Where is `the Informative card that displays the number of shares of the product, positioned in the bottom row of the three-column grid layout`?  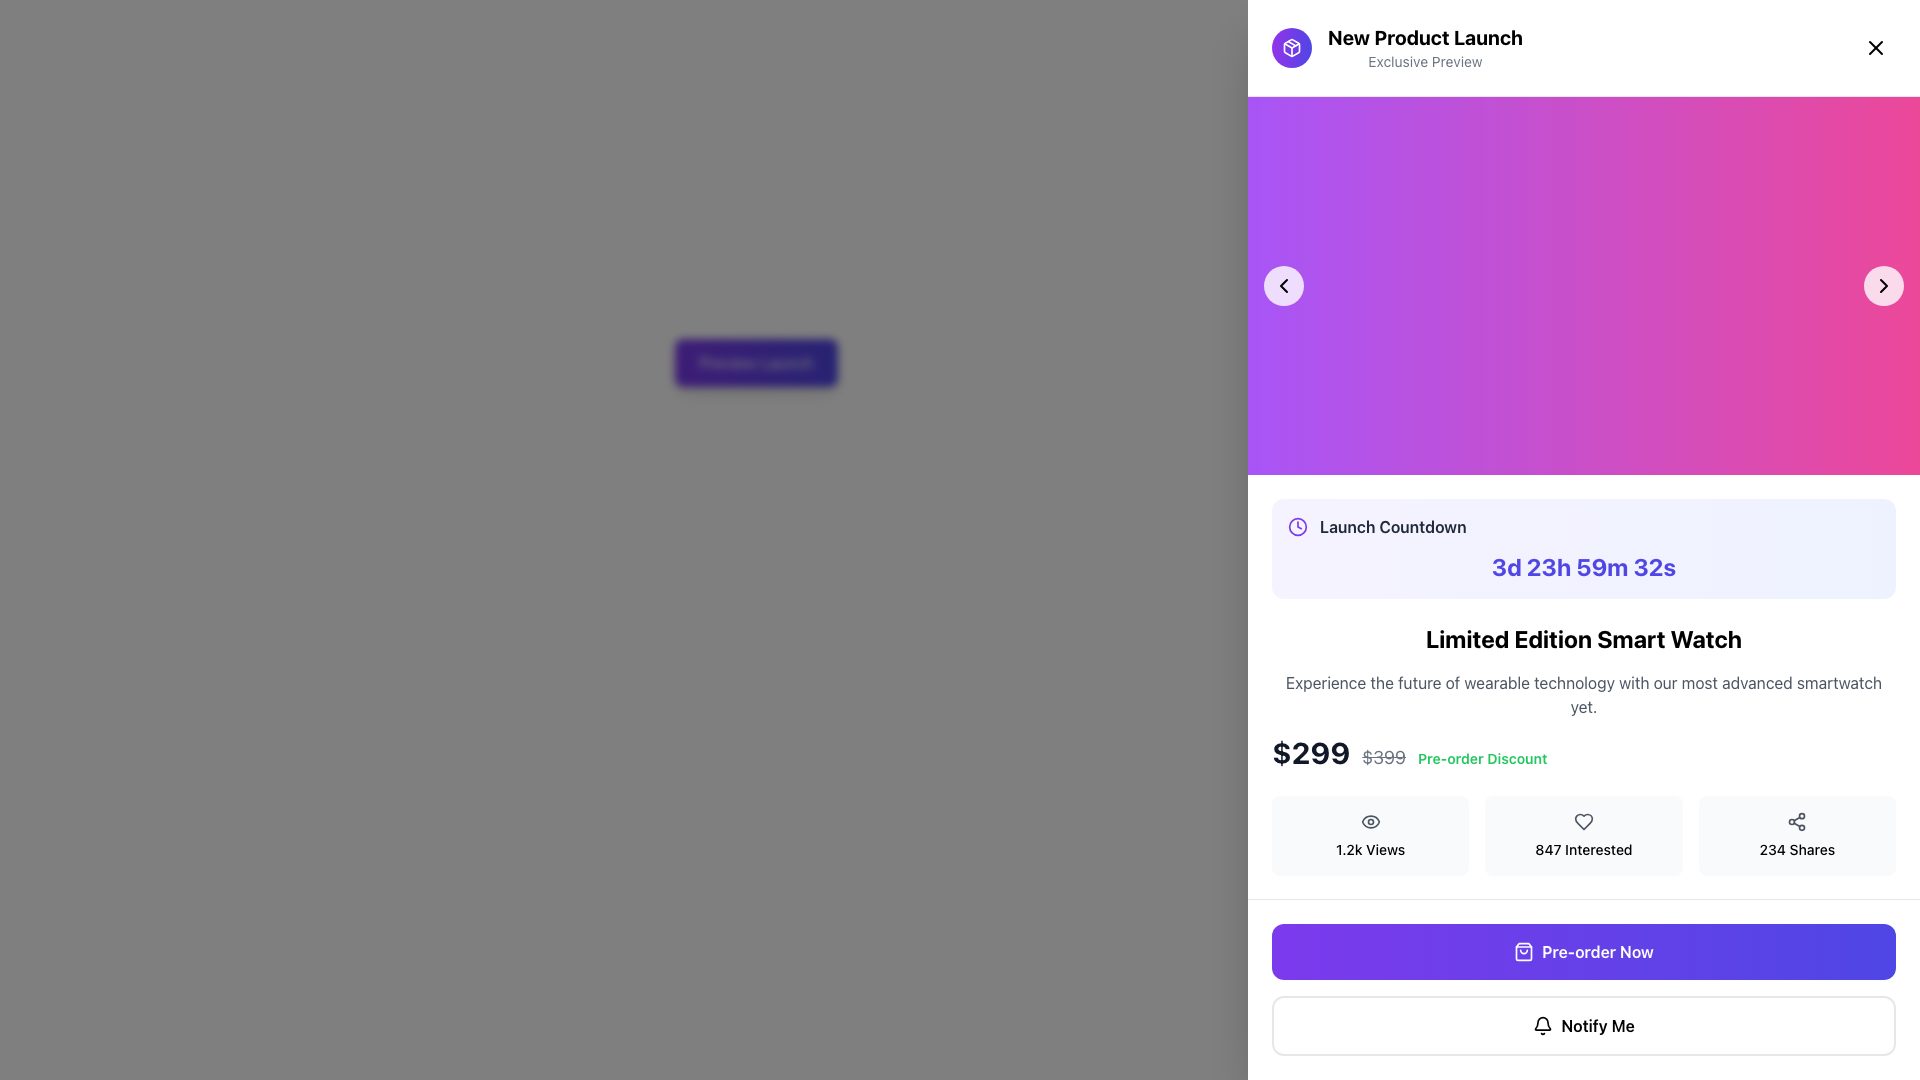 the Informative card that displays the number of shares of the product, positioned in the bottom row of the three-column grid layout is located at coordinates (1797, 836).